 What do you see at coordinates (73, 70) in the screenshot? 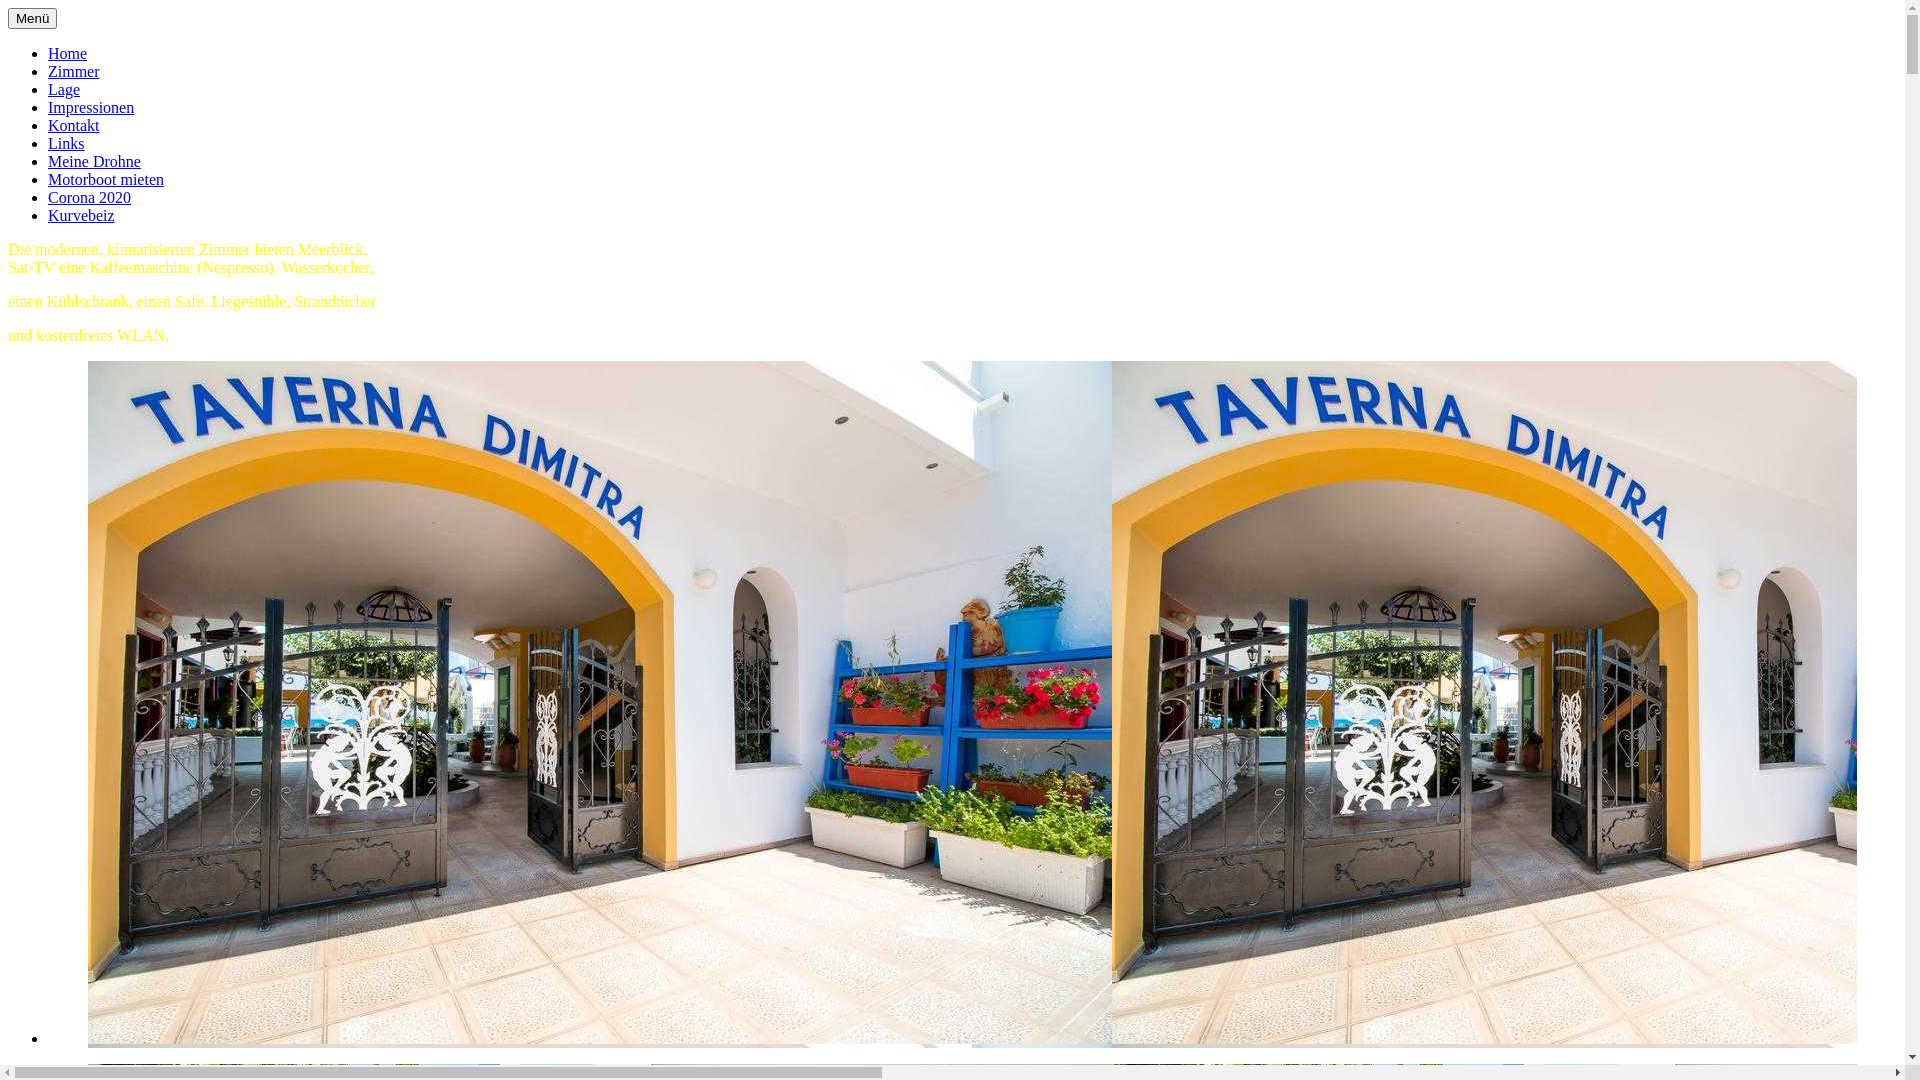
I see `'Zimmer'` at bounding box center [73, 70].